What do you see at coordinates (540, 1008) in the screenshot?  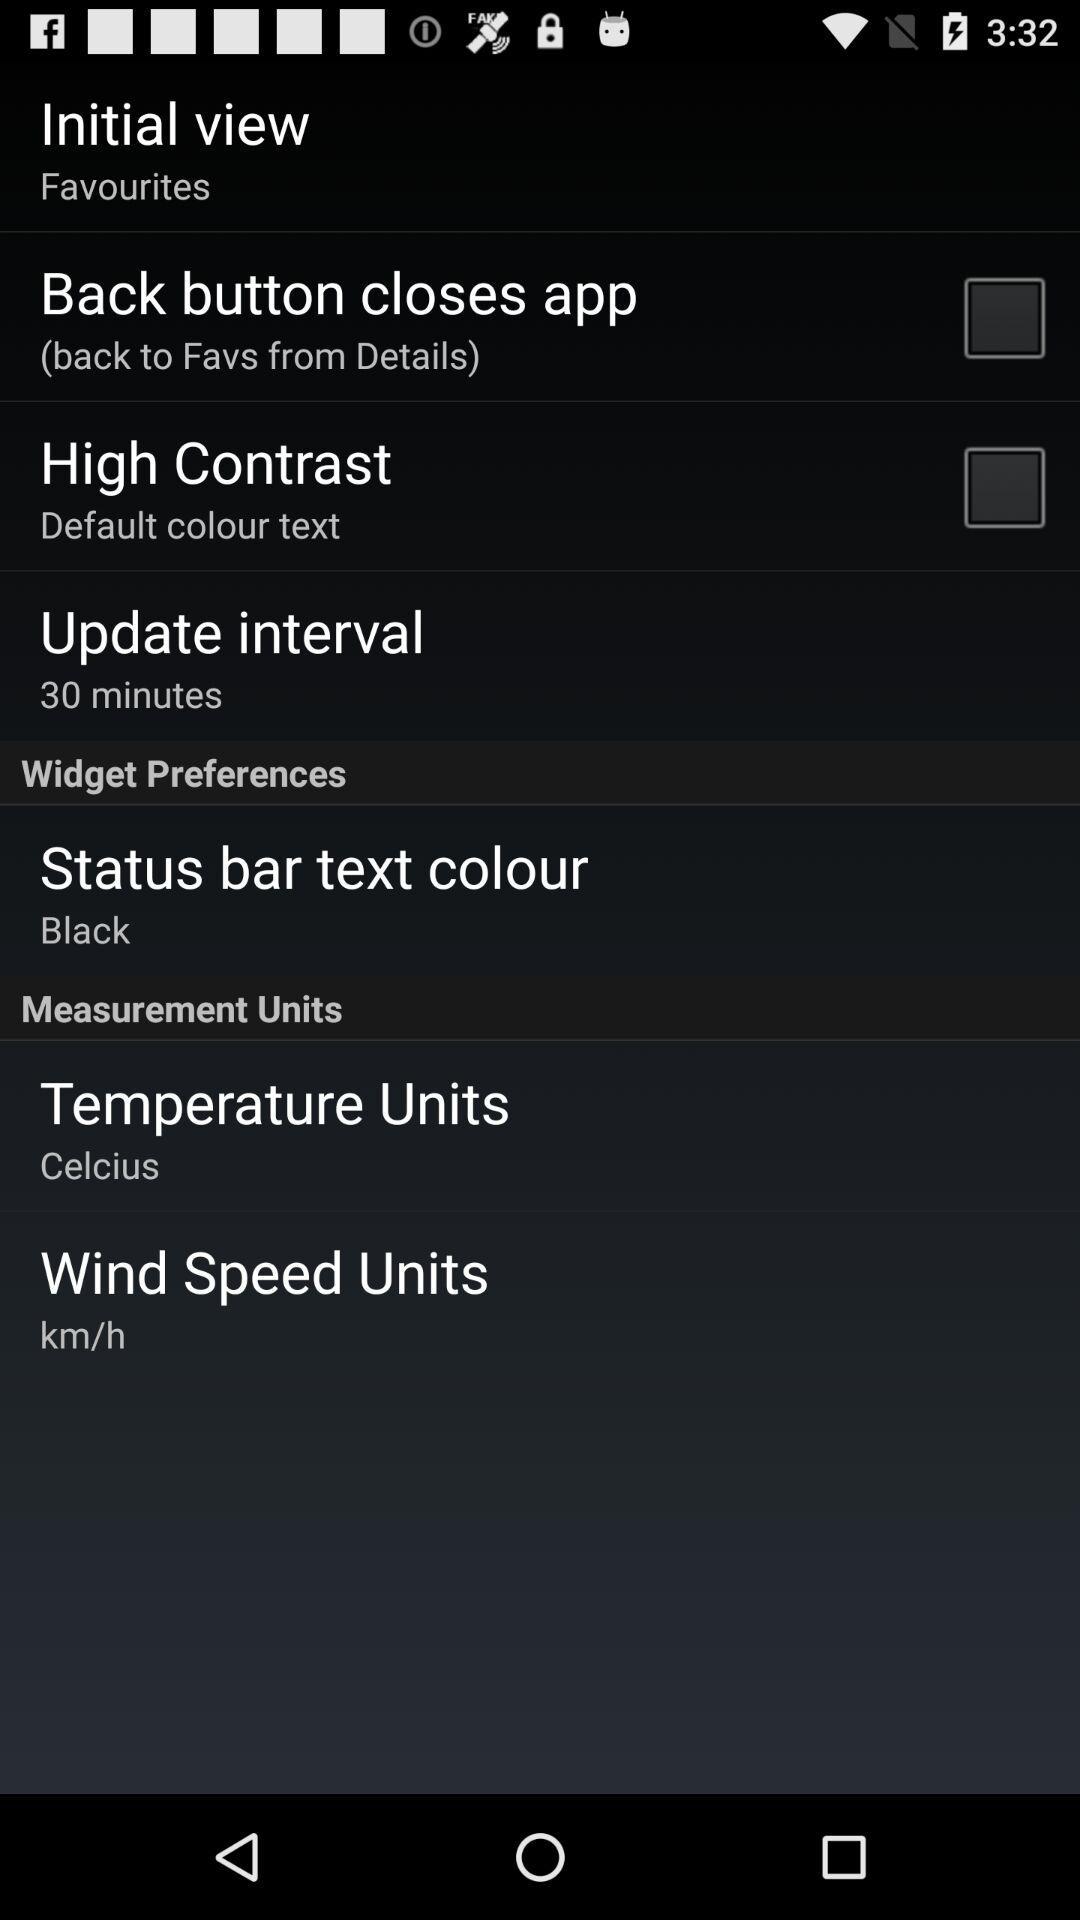 I see `measurement units app` at bounding box center [540, 1008].